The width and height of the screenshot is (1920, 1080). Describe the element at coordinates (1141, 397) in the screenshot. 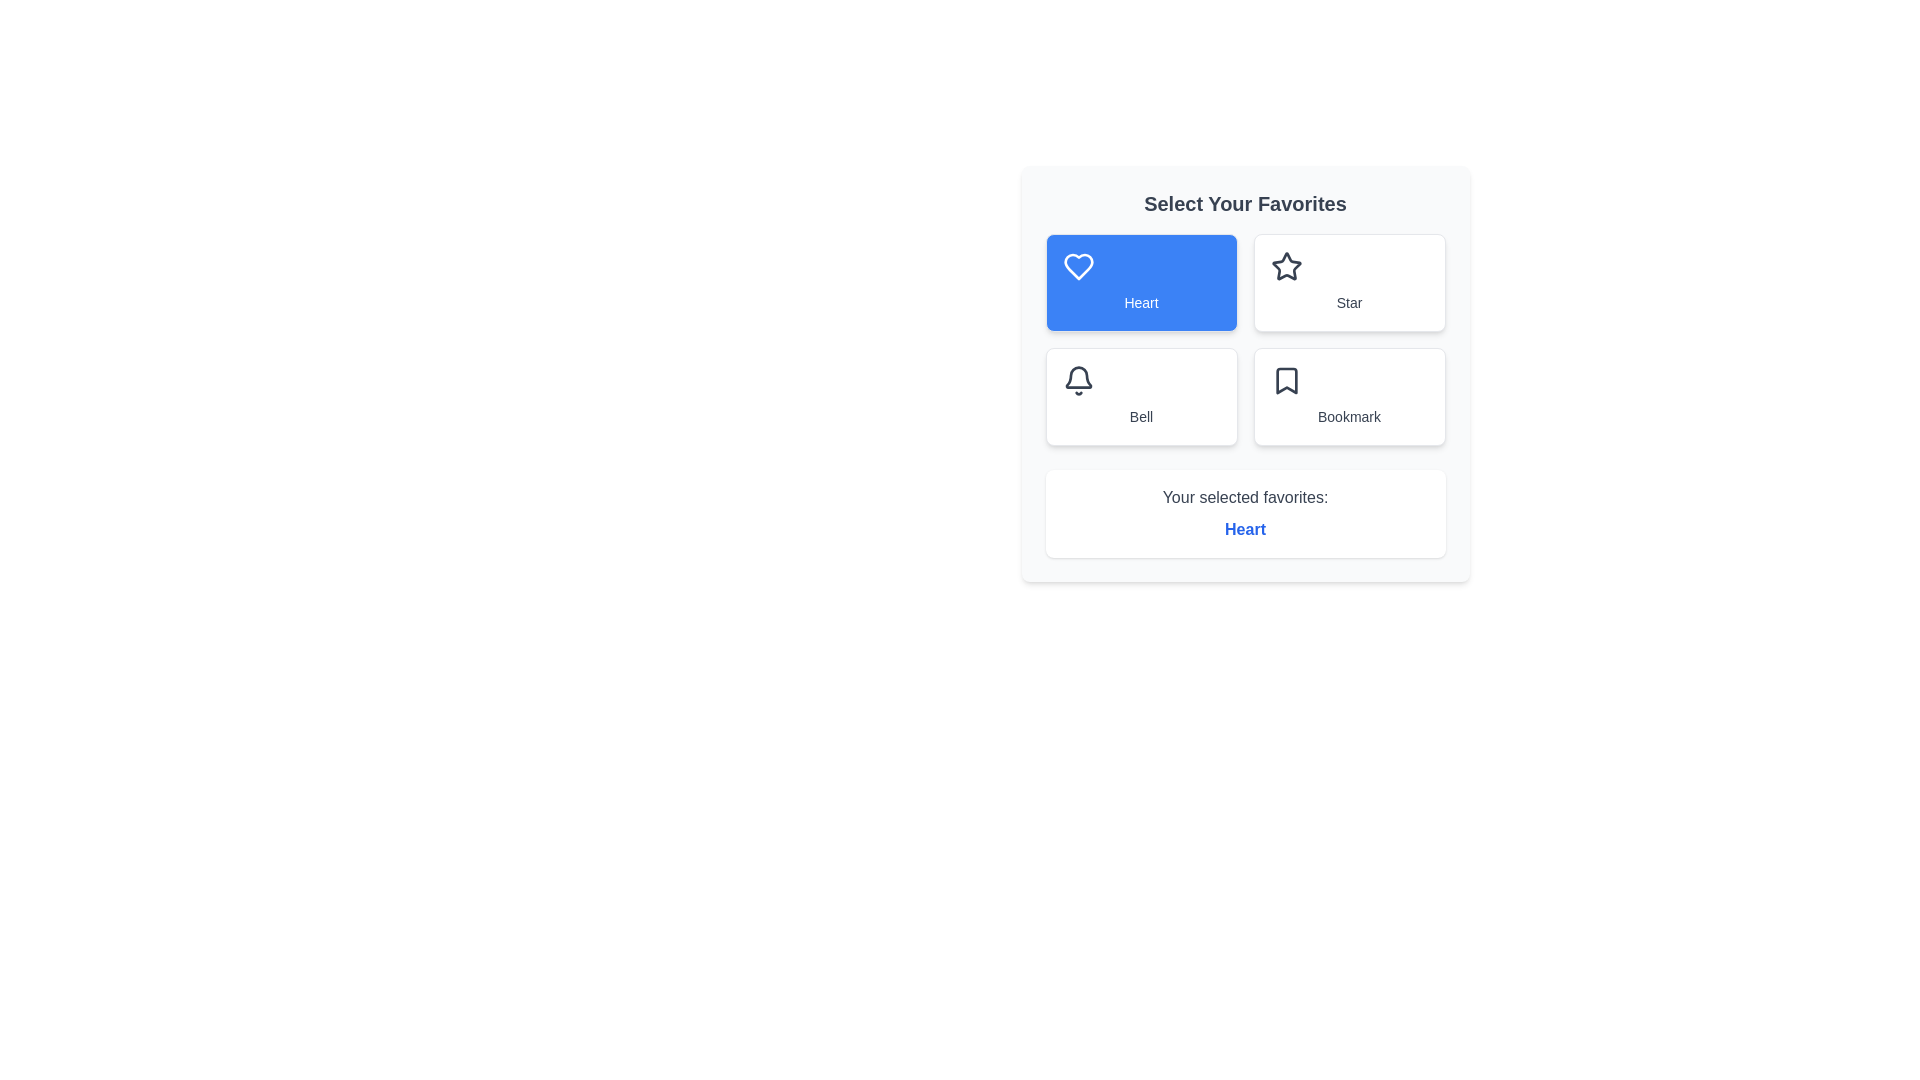

I see `the favorite icon Bell` at that location.